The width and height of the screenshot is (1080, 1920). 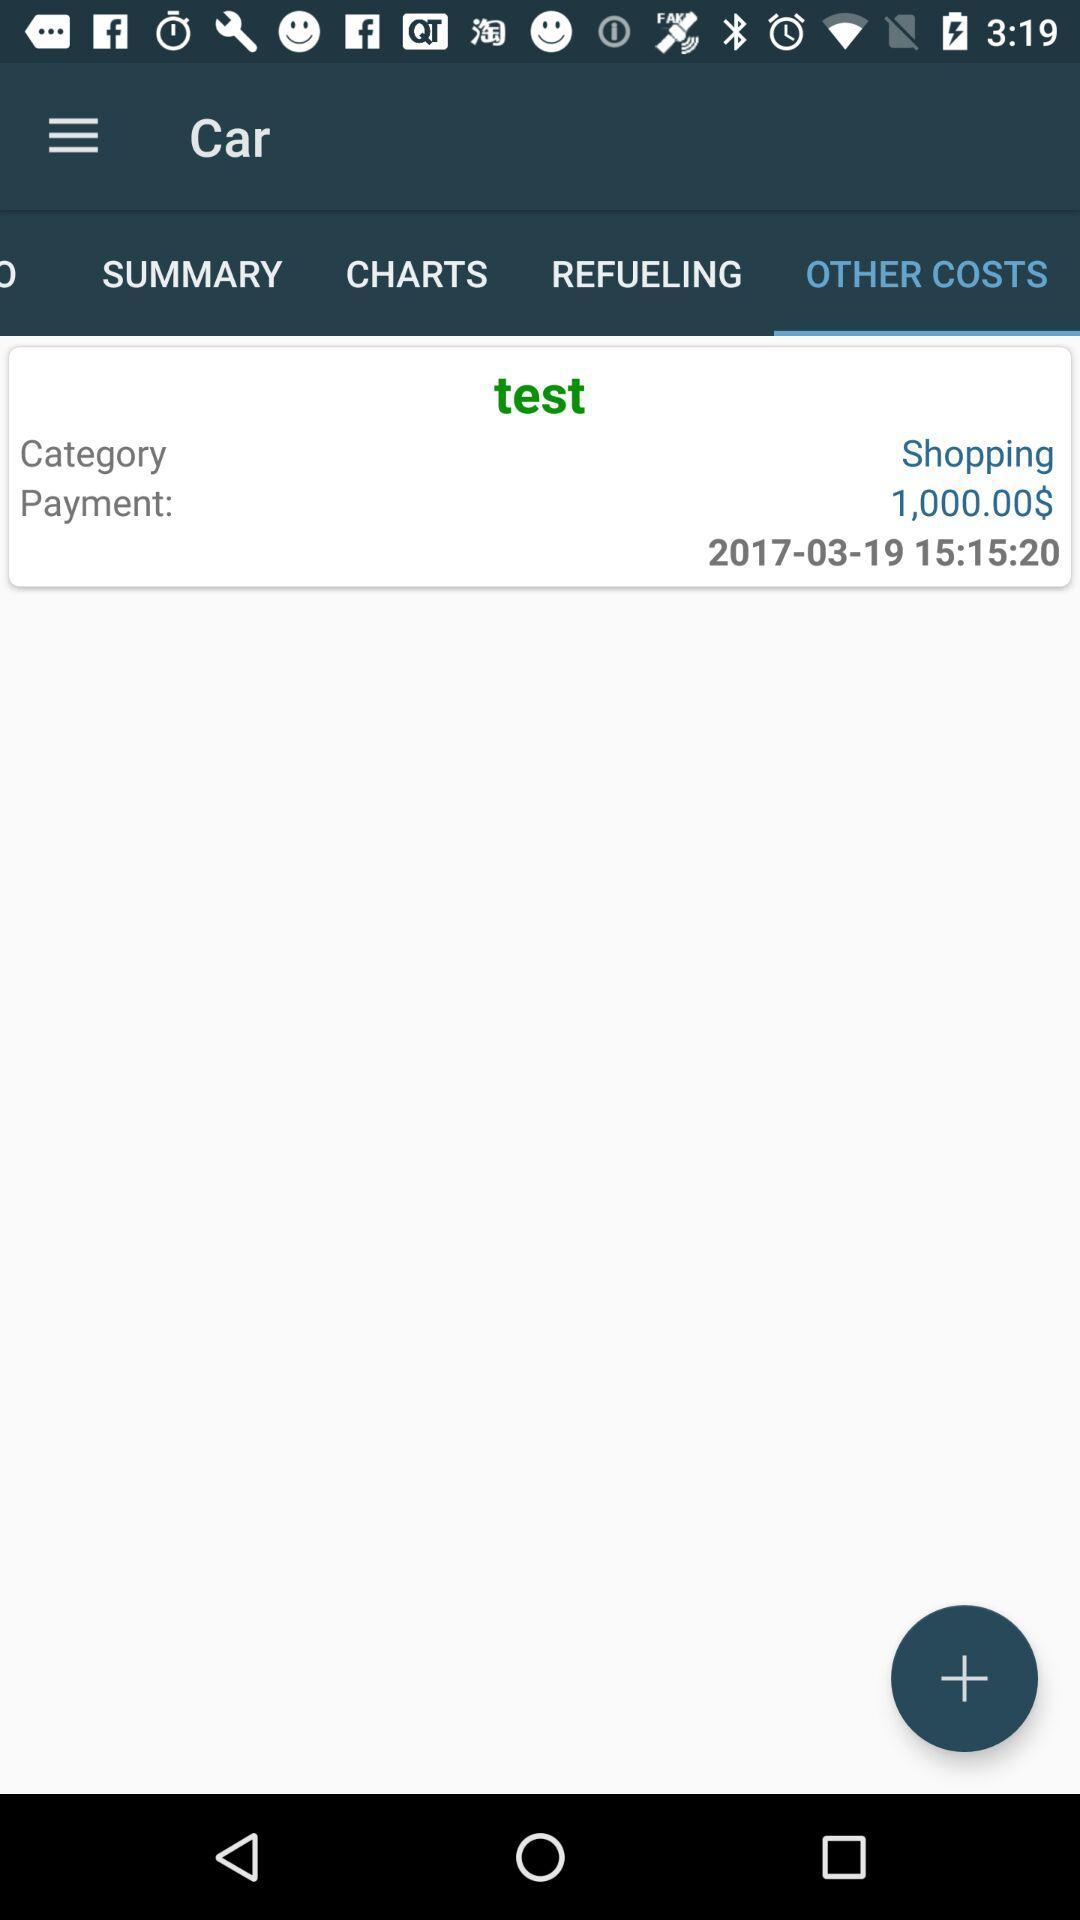 What do you see at coordinates (883, 551) in the screenshot?
I see `icon next to payment: icon` at bounding box center [883, 551].